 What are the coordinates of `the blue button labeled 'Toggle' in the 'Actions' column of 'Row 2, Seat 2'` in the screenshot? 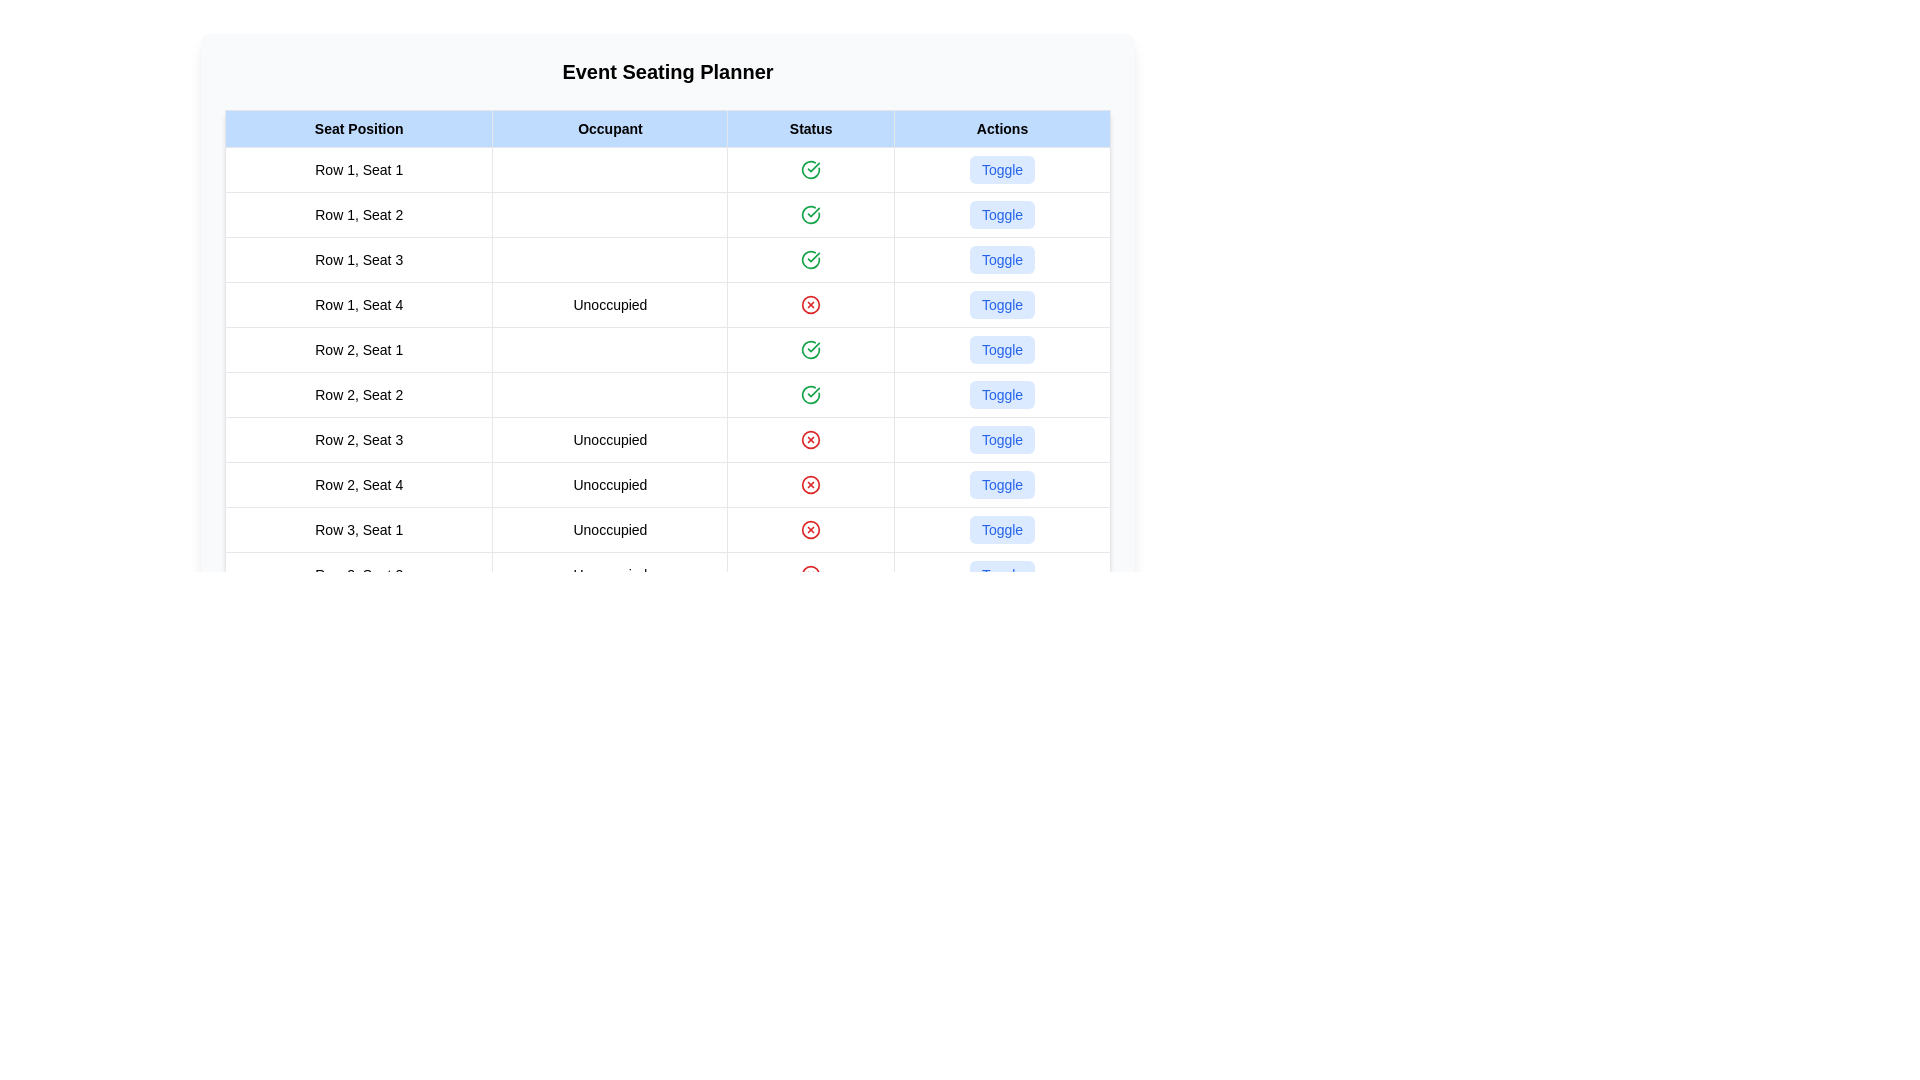 It's located at (1002, 394).